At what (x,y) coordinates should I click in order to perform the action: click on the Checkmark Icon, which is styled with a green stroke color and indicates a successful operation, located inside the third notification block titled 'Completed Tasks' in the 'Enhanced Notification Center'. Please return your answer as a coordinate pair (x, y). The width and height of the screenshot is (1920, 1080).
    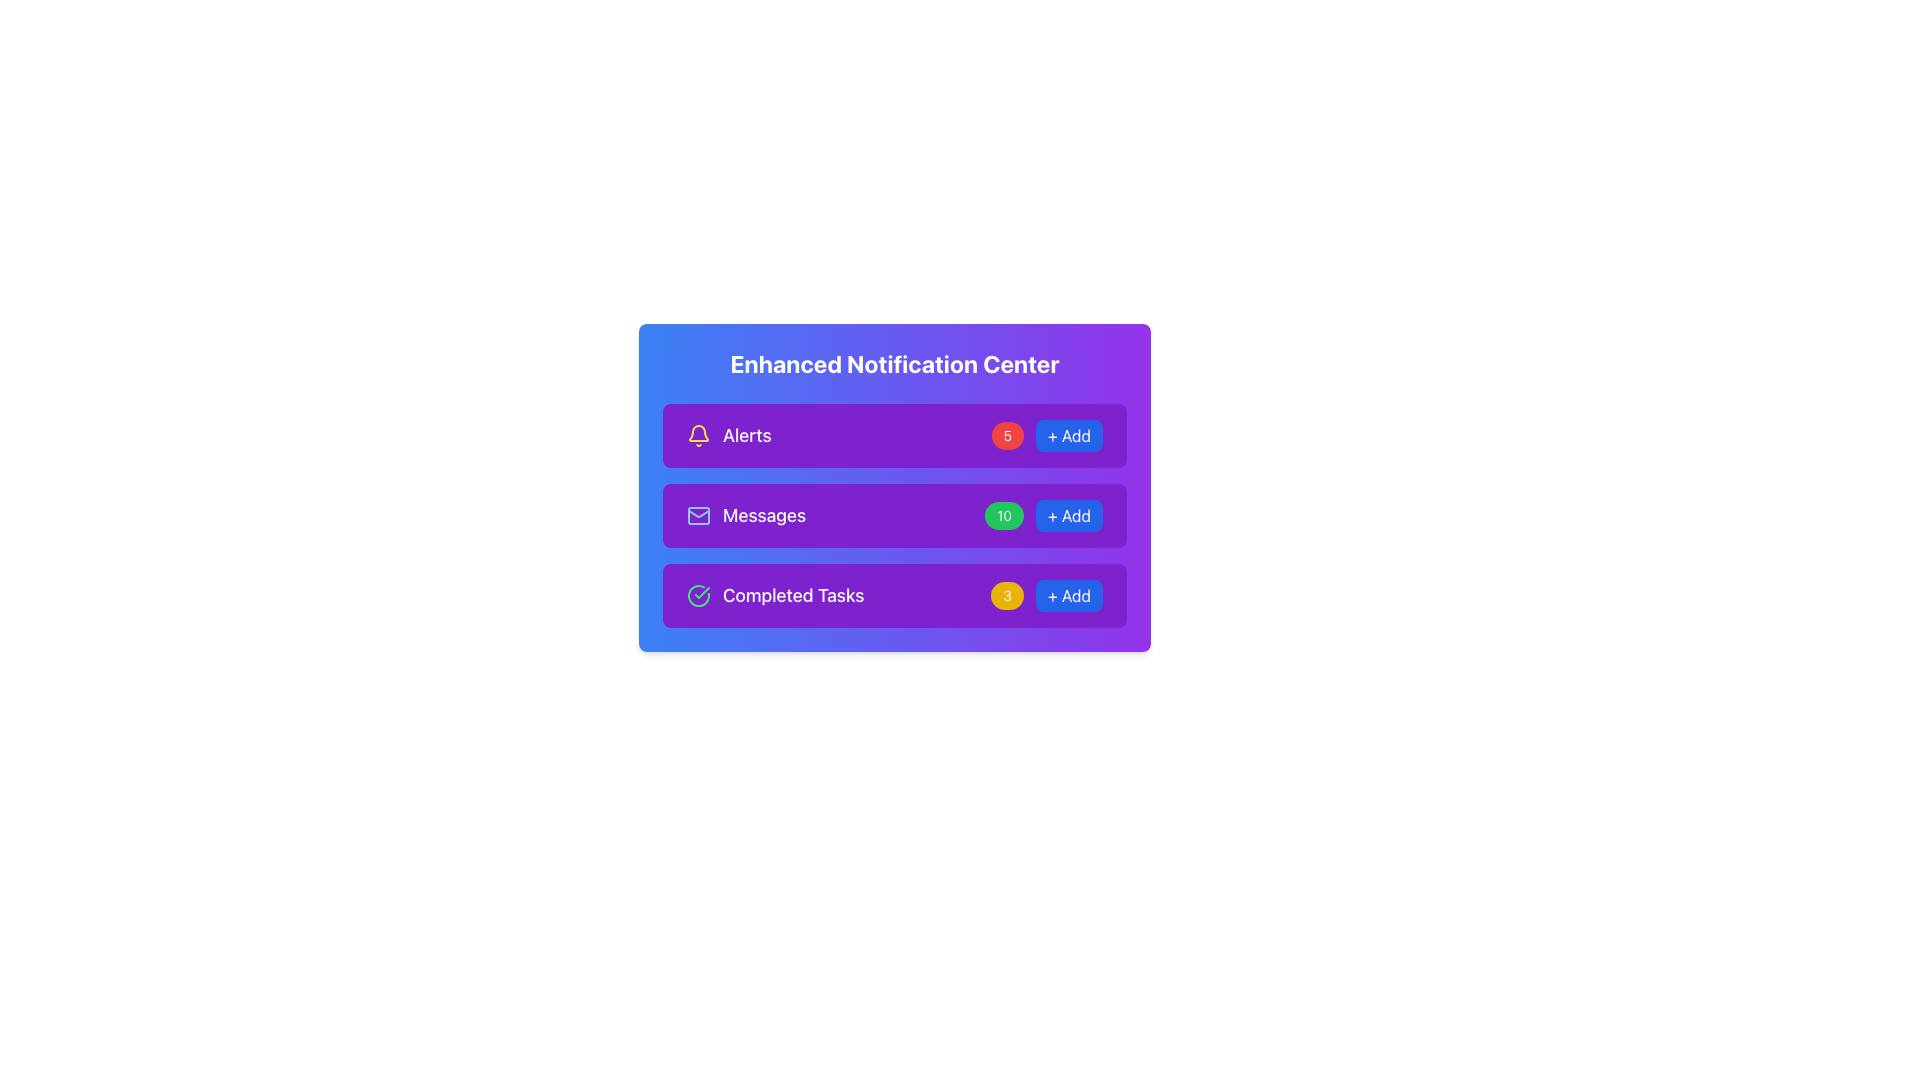
    Looking at the image, I should click on (702, 592).